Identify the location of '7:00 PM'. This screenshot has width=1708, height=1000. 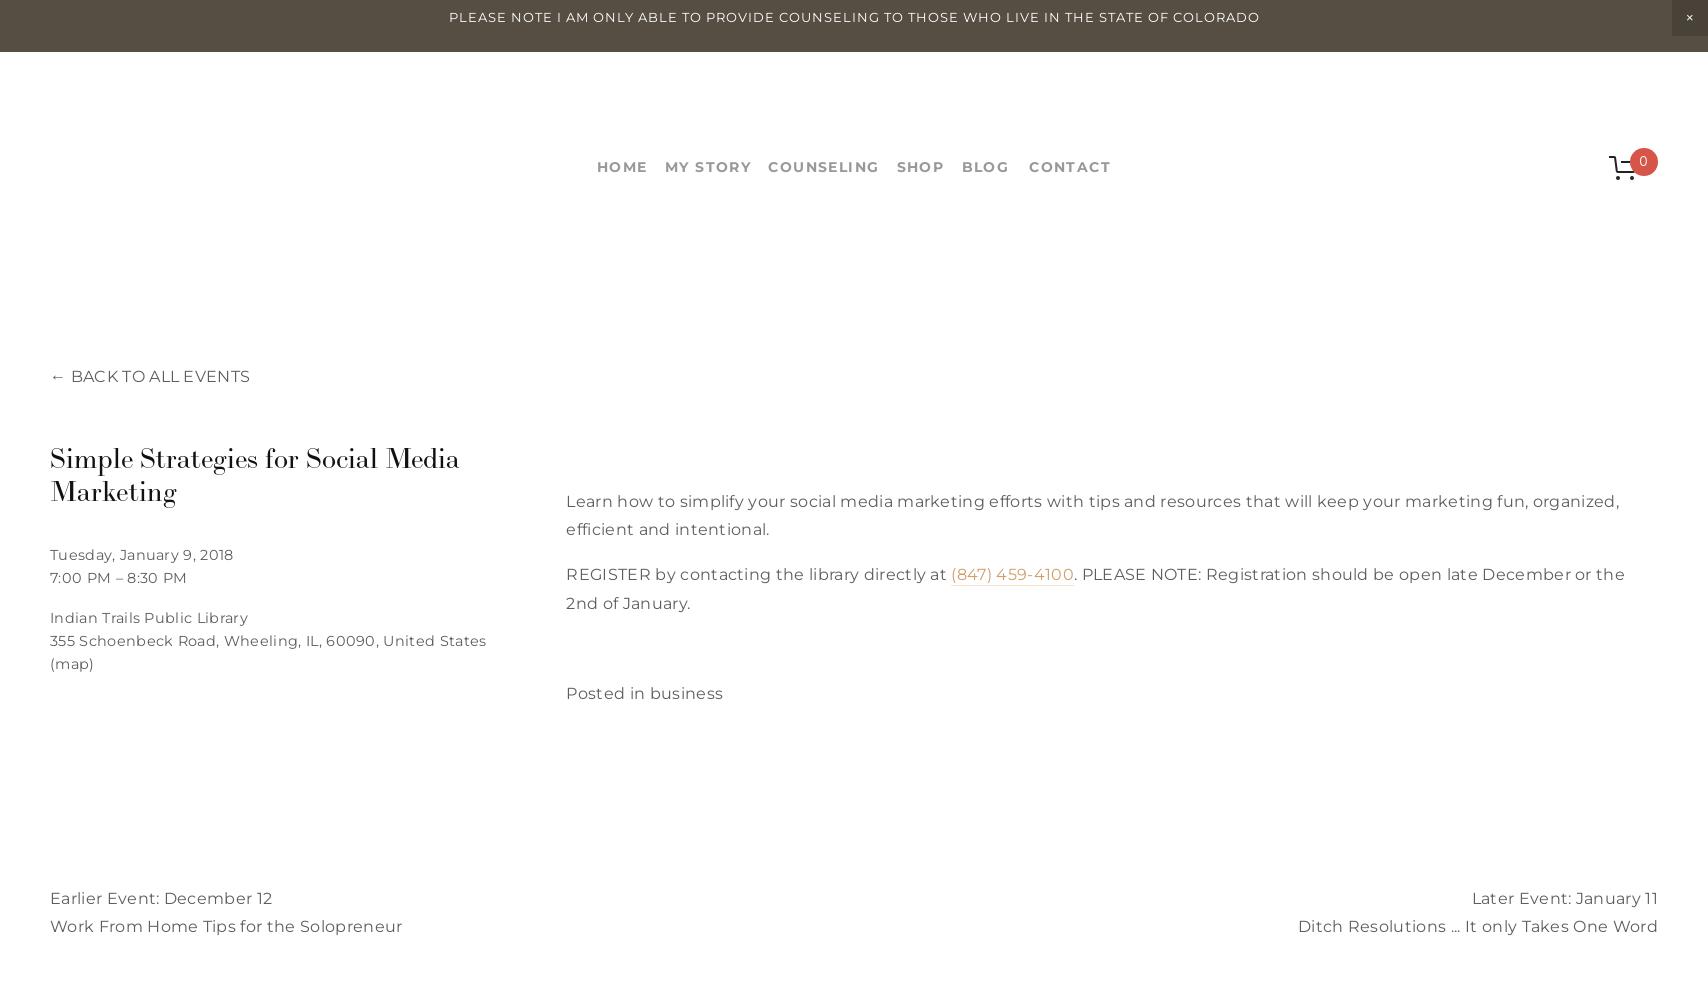
(80, 576).